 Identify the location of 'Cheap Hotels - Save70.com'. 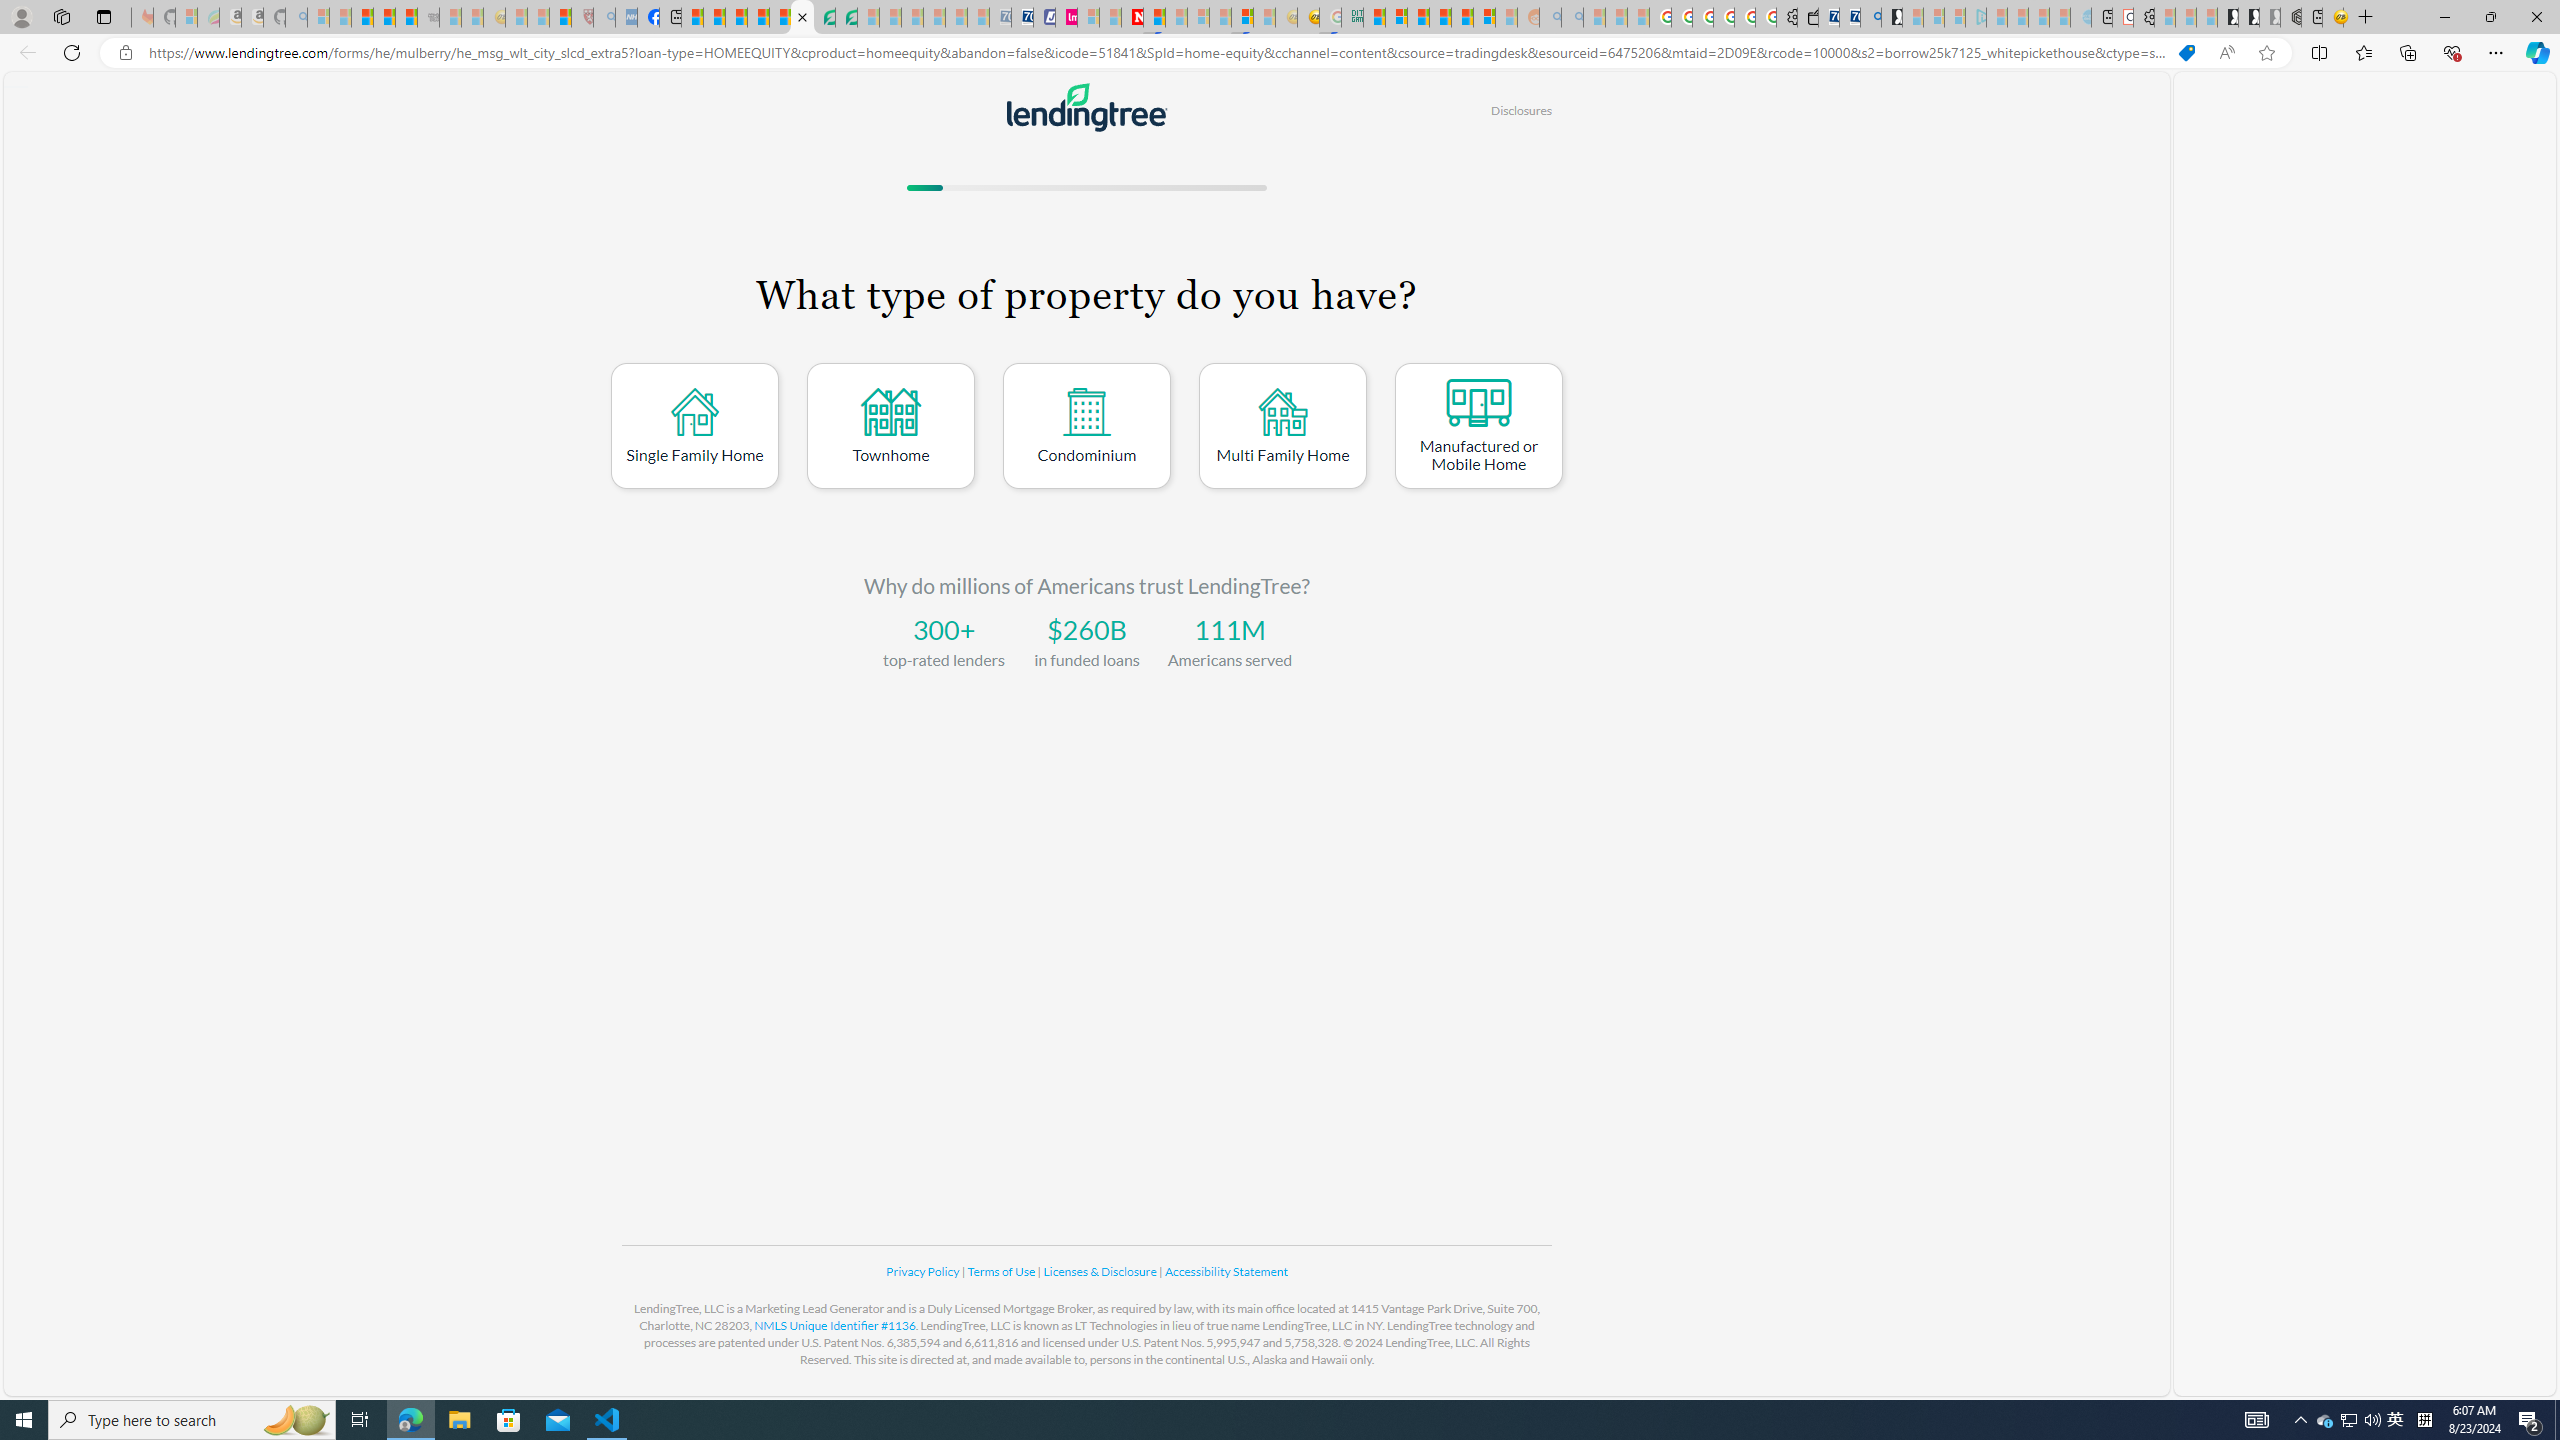
(1022, 16).